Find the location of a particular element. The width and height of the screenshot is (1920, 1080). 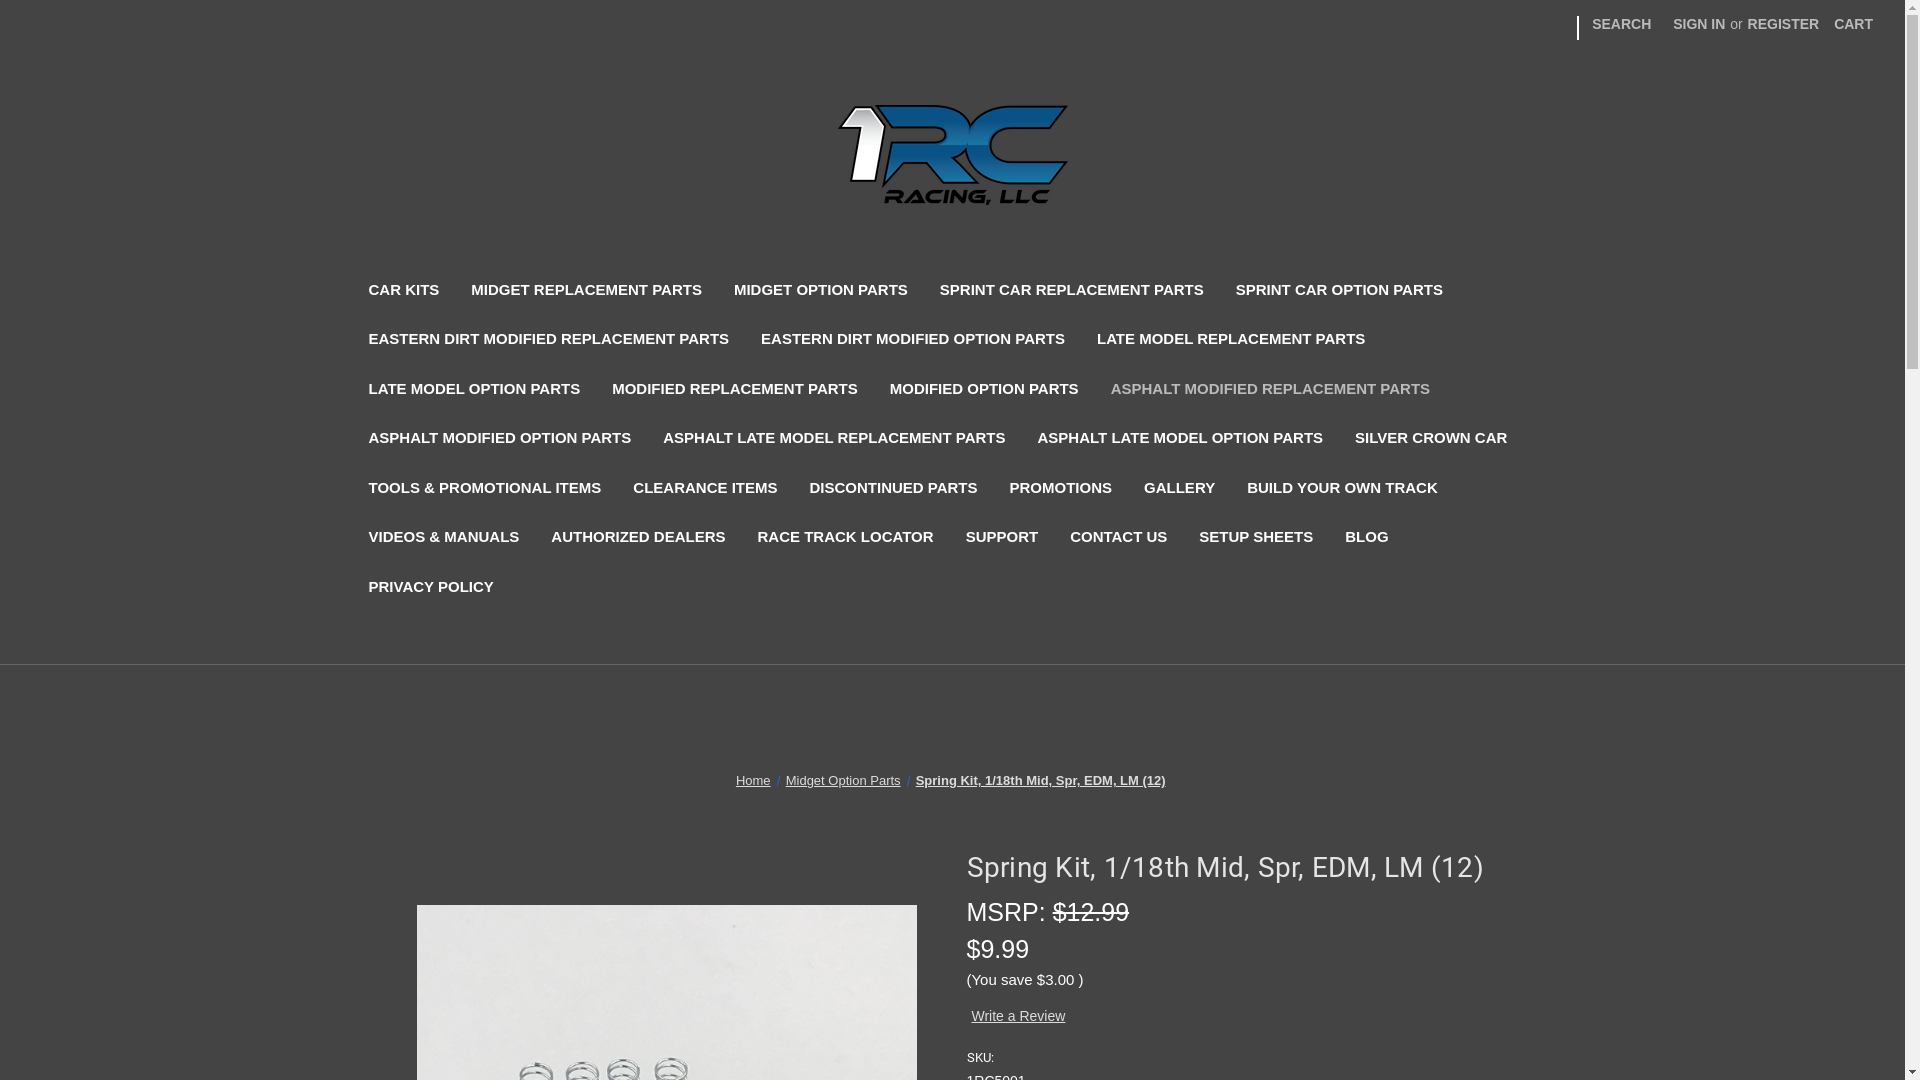

'EASTERN DIRT MODIFIED REPLACEMENT PARTS' is located at coordinates (548, 340).